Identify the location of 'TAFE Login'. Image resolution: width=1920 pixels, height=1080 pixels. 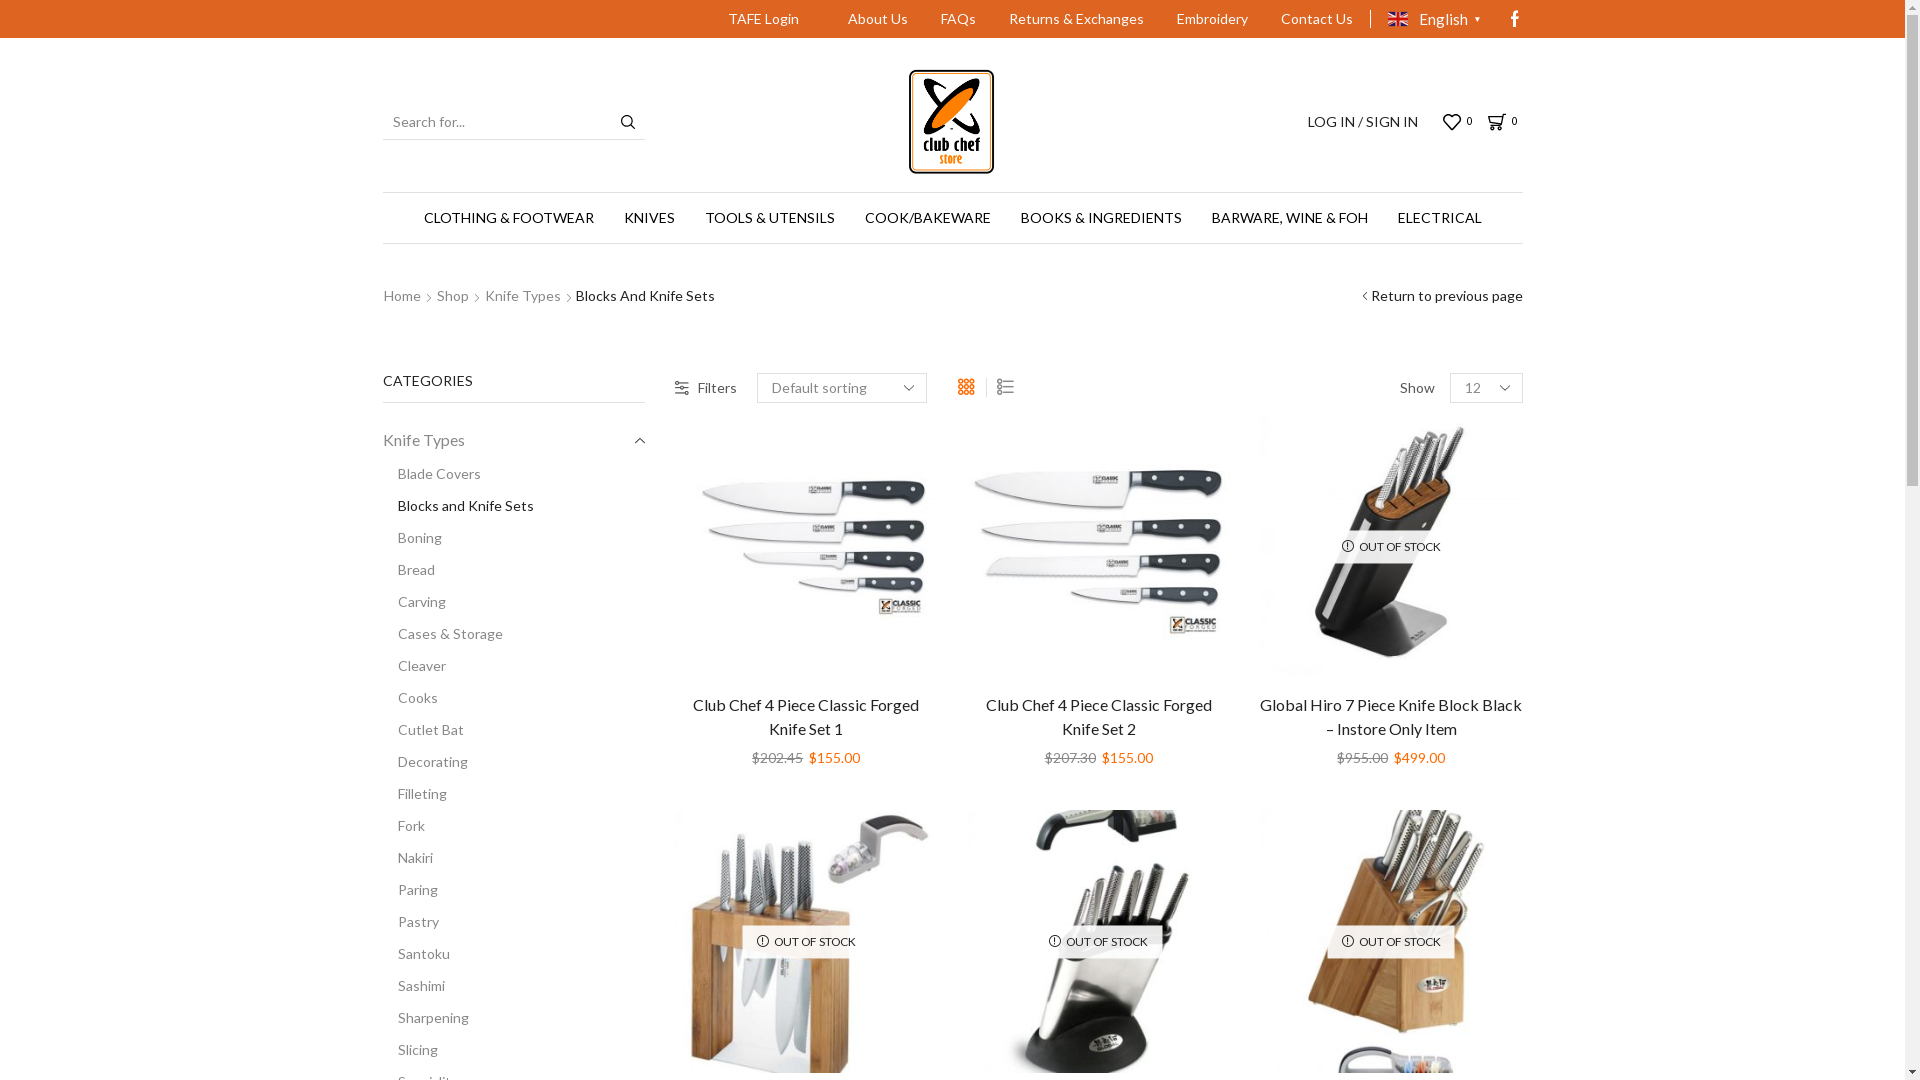
(762, 19).